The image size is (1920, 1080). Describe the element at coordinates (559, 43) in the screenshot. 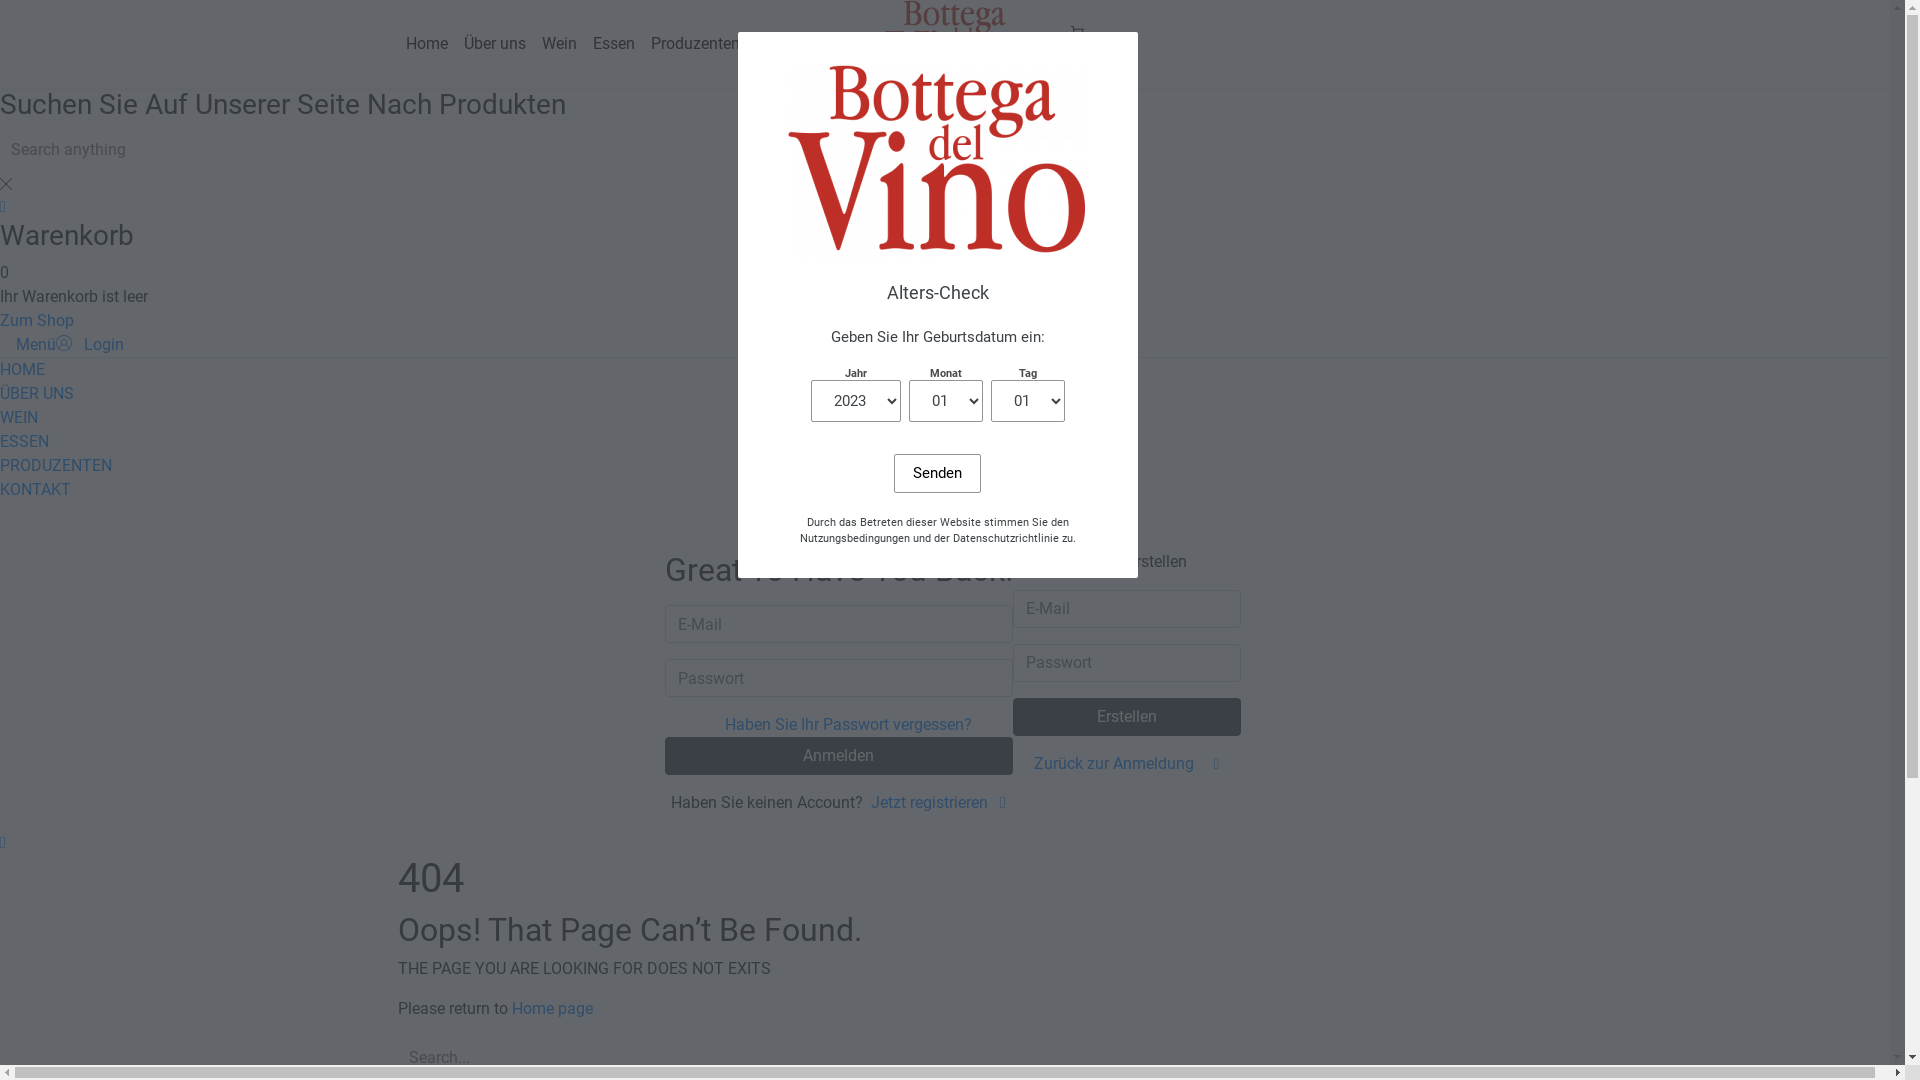

I see `'Wein'` at that location.